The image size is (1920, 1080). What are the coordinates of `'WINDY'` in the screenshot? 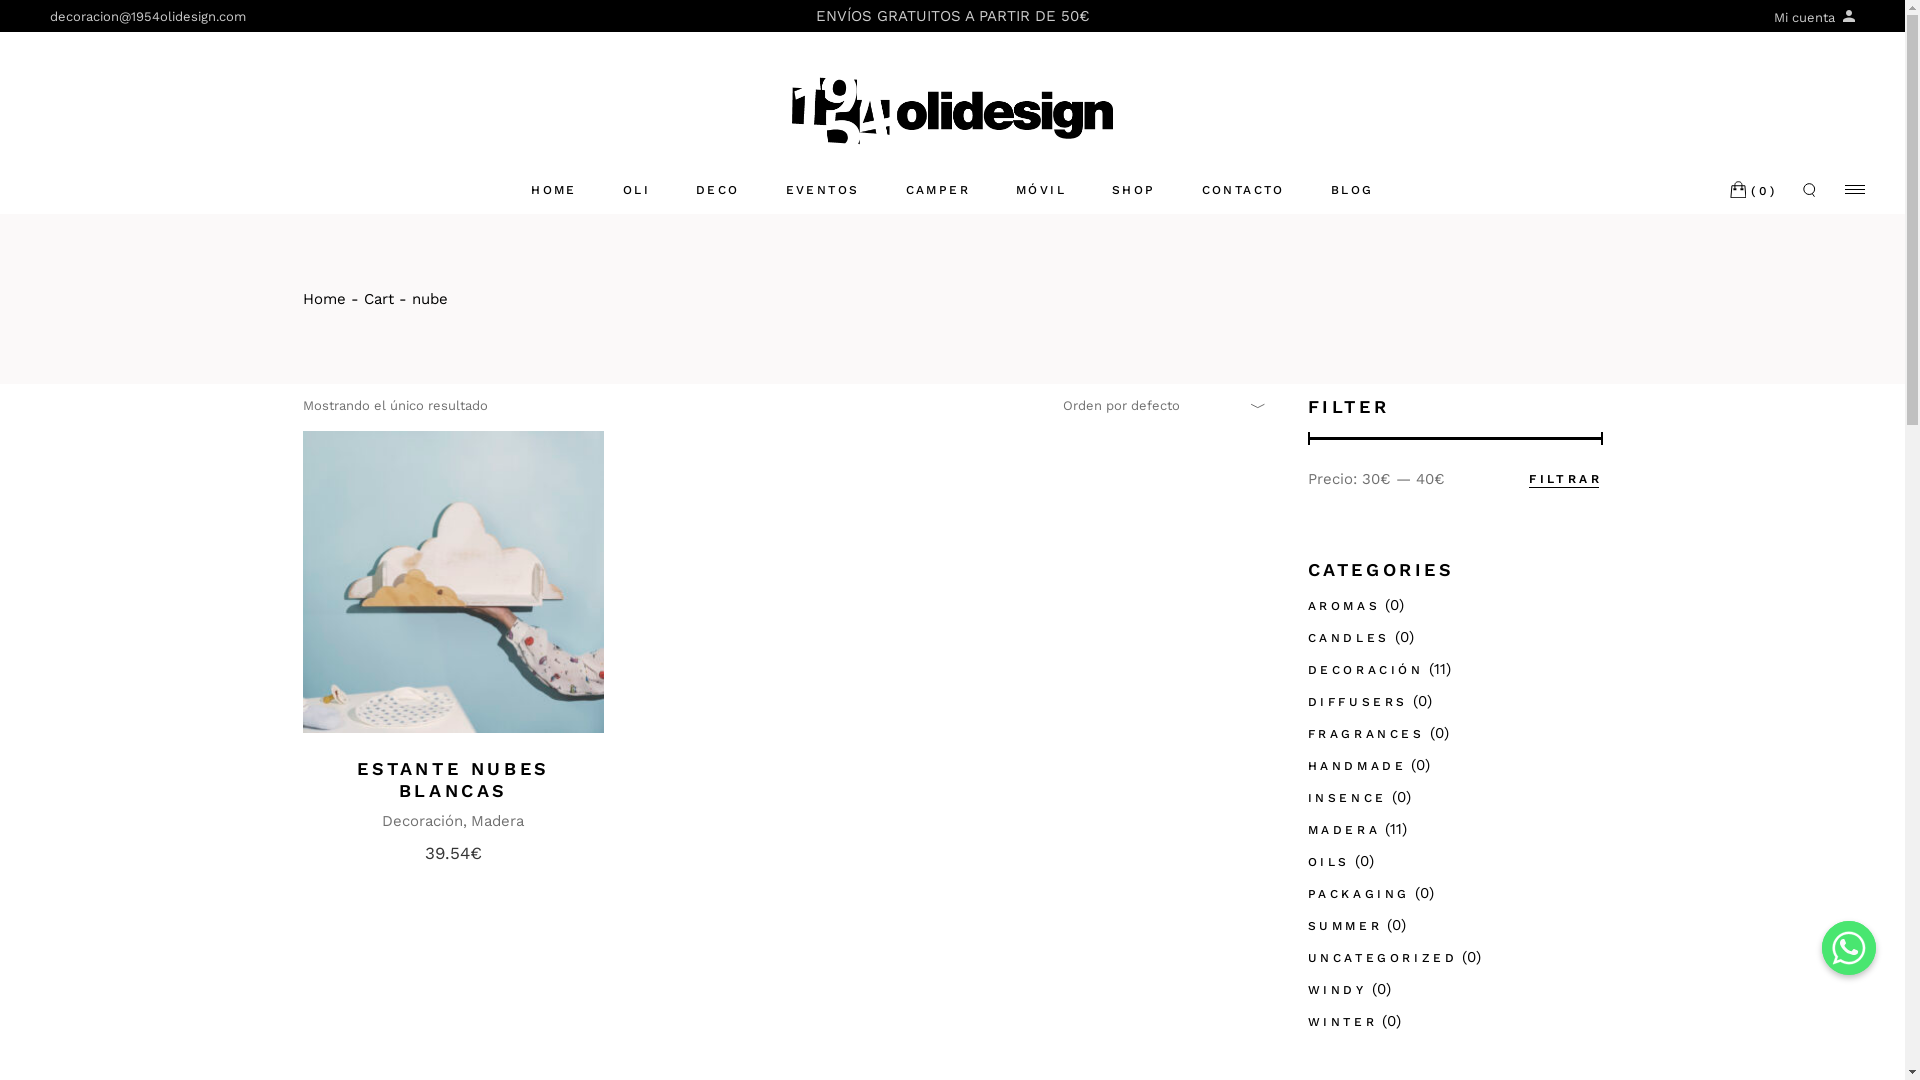 It's located at (1337, 990).